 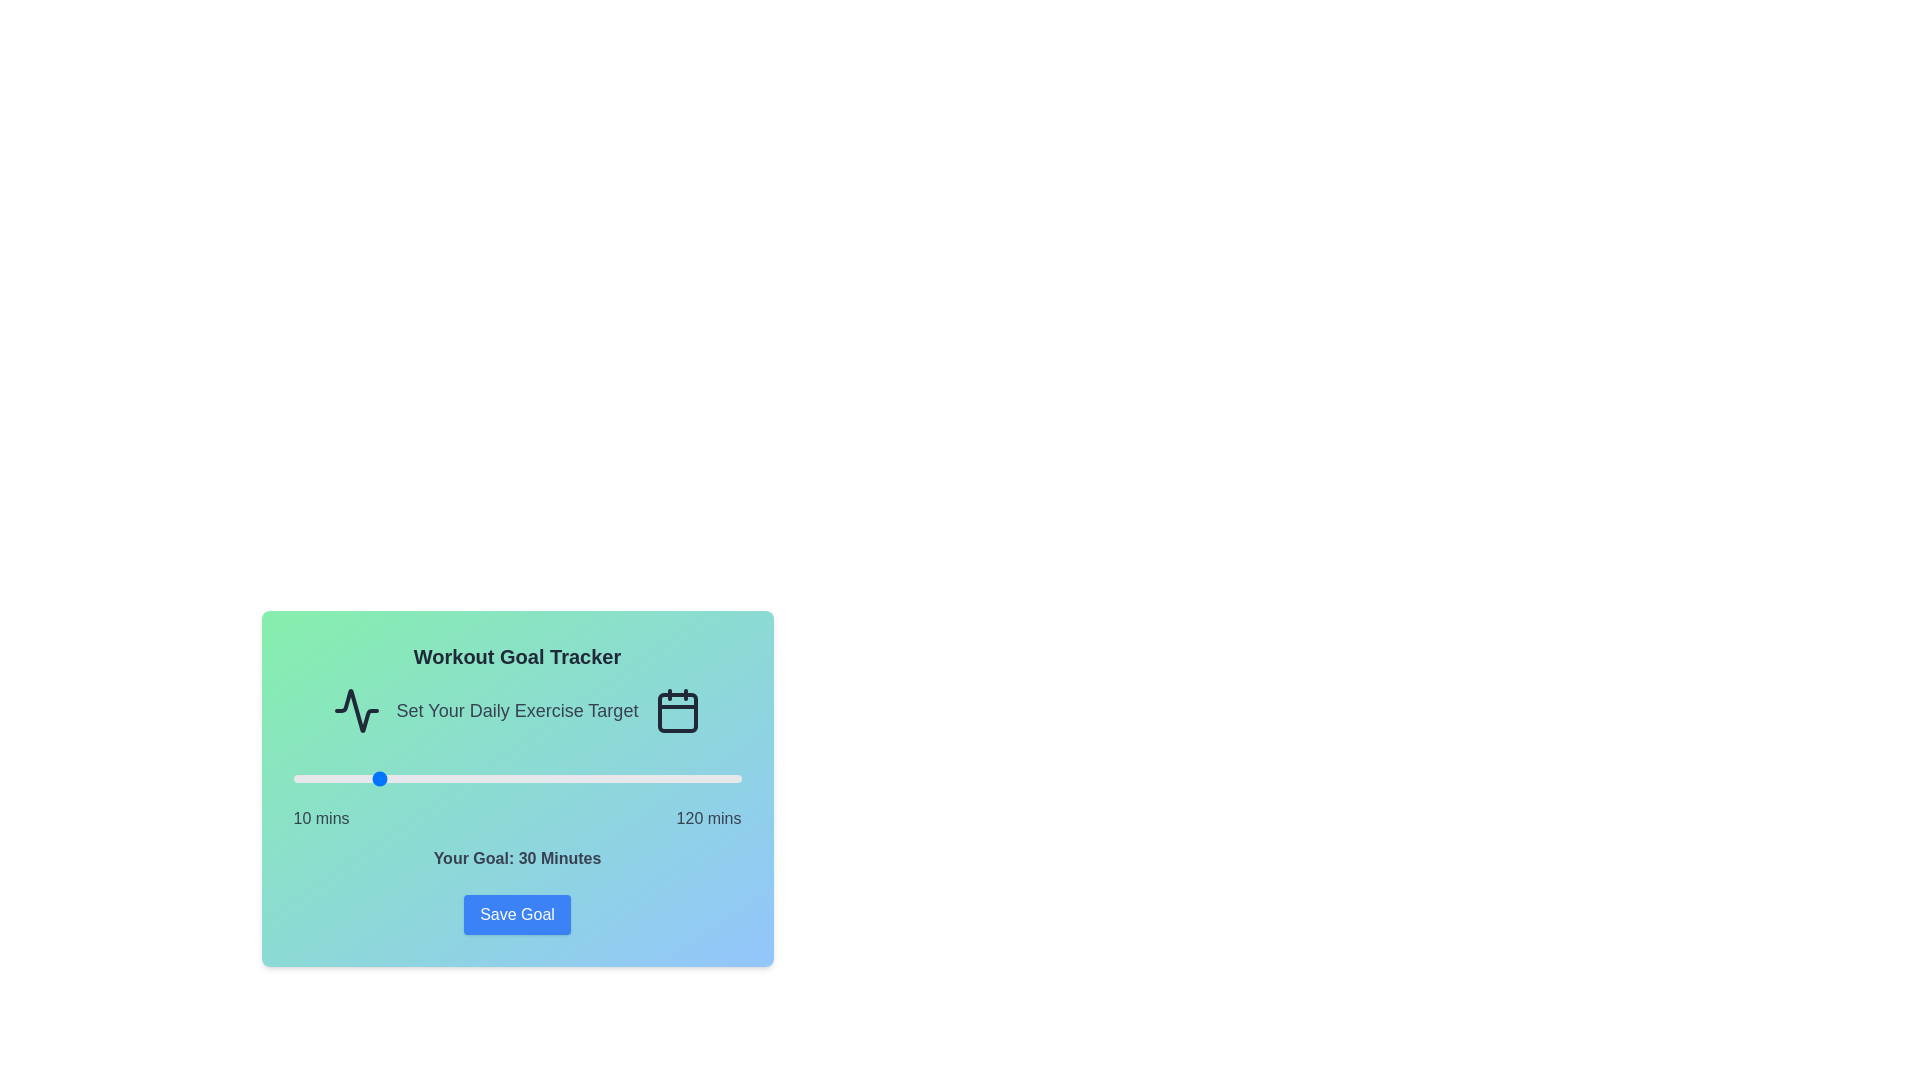 I want to click on the workout goal slider to set the goal to 27 minutes, so click(x=362, y=778).